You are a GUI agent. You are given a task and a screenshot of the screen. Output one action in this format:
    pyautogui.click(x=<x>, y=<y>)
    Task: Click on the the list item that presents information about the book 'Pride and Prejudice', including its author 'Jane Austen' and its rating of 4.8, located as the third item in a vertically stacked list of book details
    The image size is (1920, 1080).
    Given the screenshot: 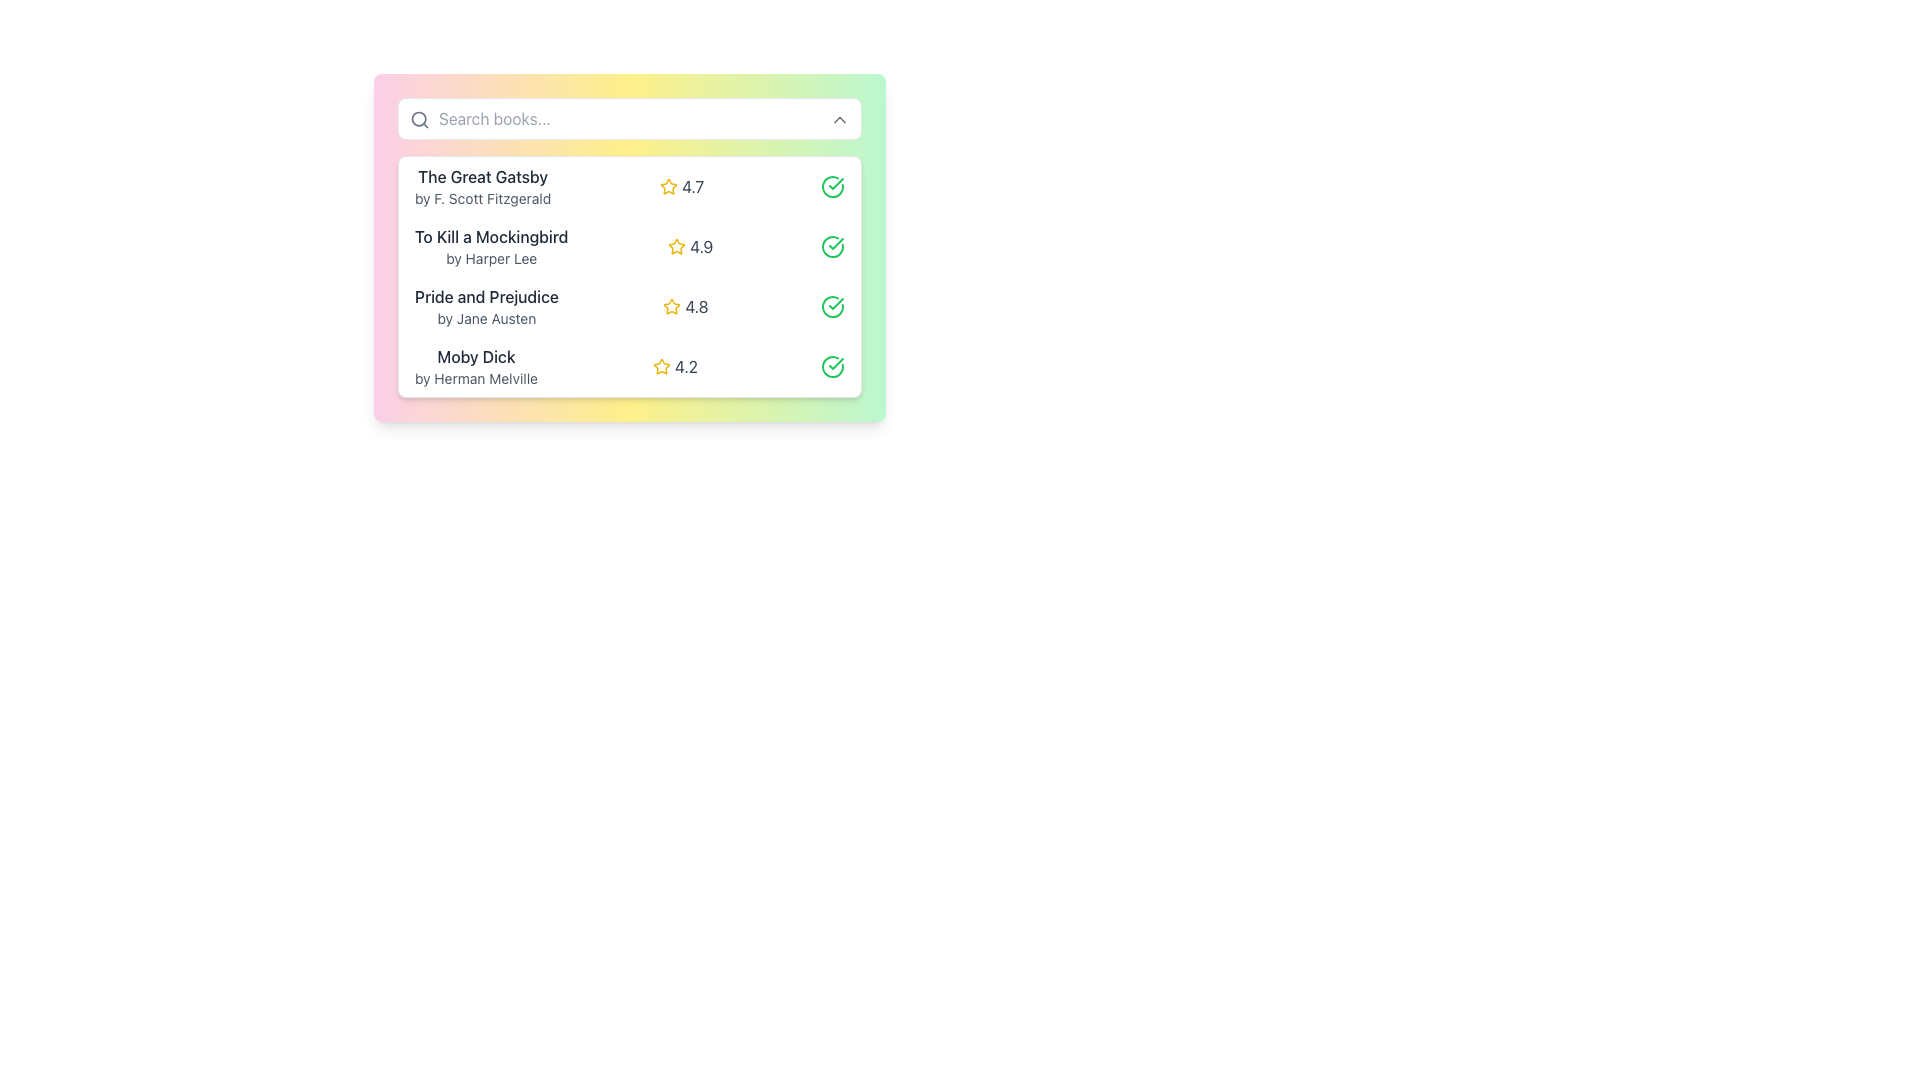 What is the action you would take?
    pyautogui.click(x=628, y=307)
    